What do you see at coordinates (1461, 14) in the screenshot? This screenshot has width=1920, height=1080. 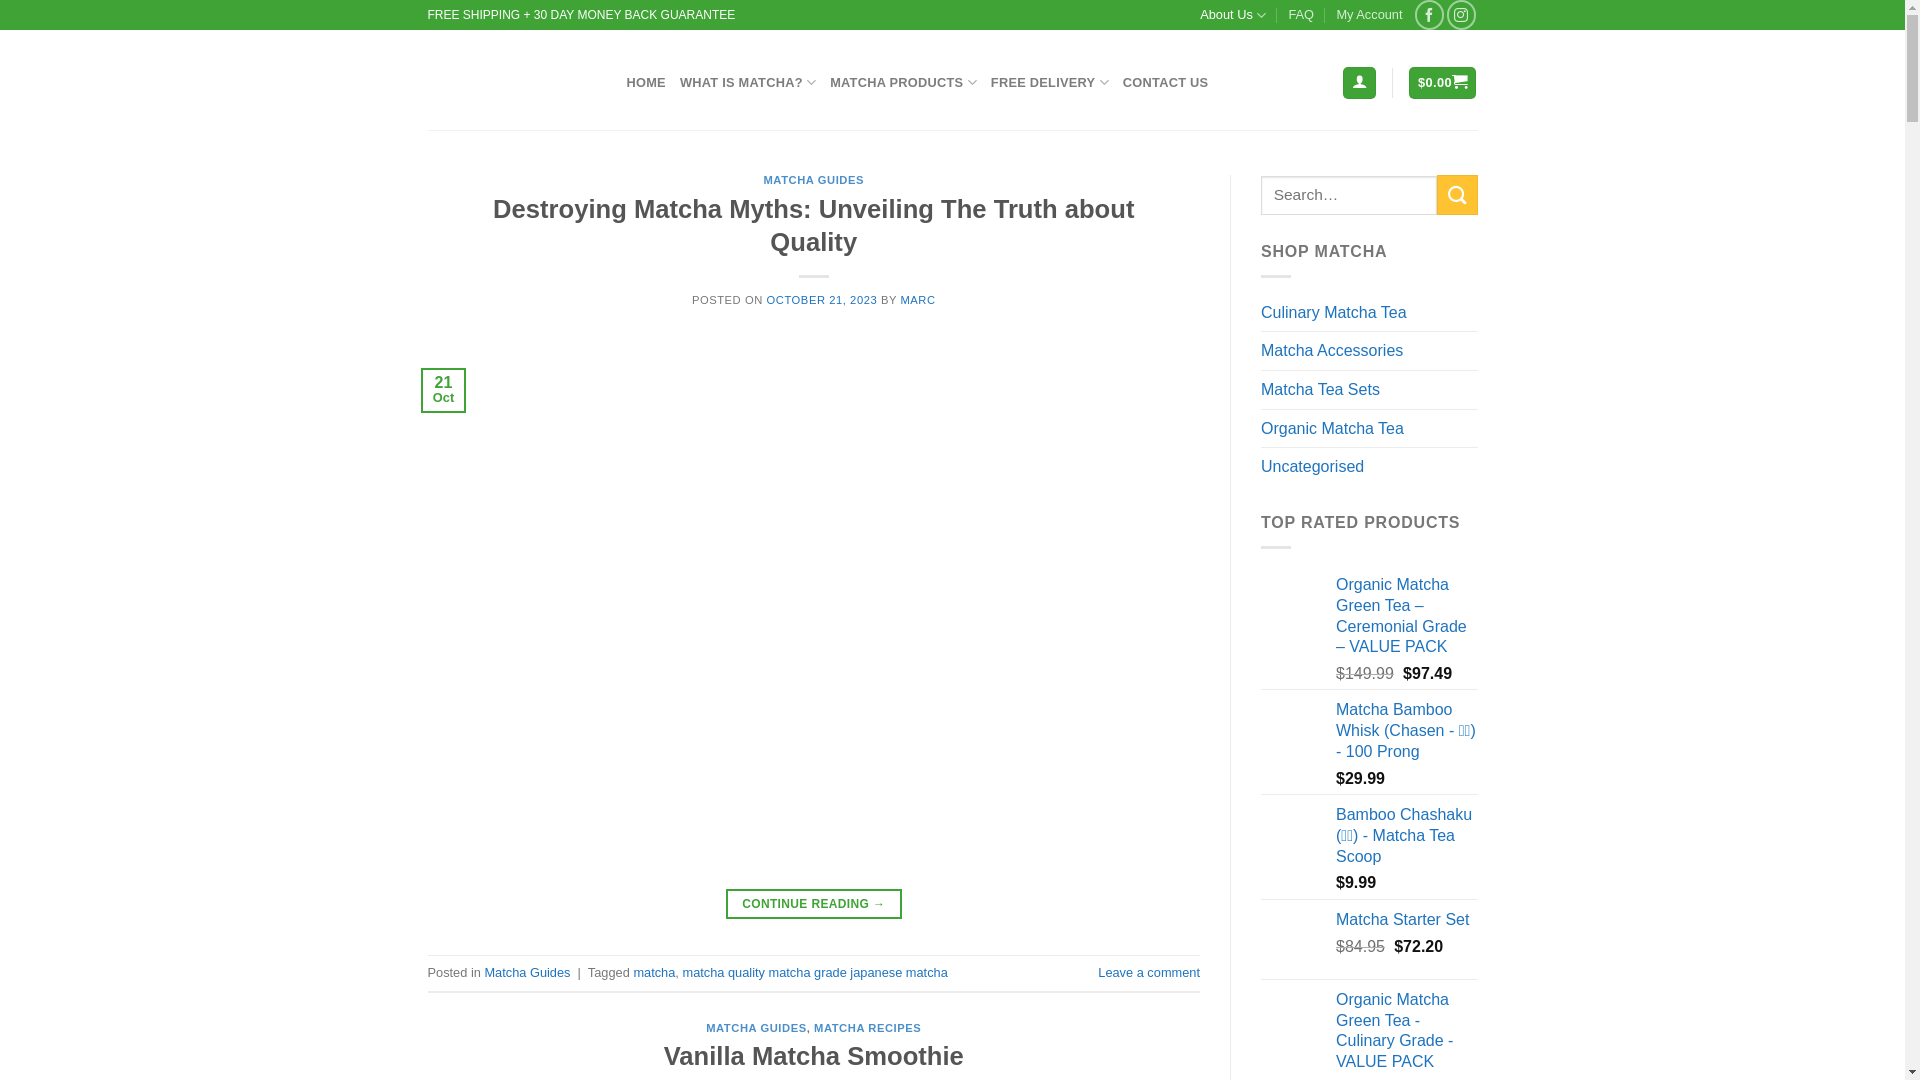 I see `'Follow on Instagram'` at bounding box center [1461, 14].